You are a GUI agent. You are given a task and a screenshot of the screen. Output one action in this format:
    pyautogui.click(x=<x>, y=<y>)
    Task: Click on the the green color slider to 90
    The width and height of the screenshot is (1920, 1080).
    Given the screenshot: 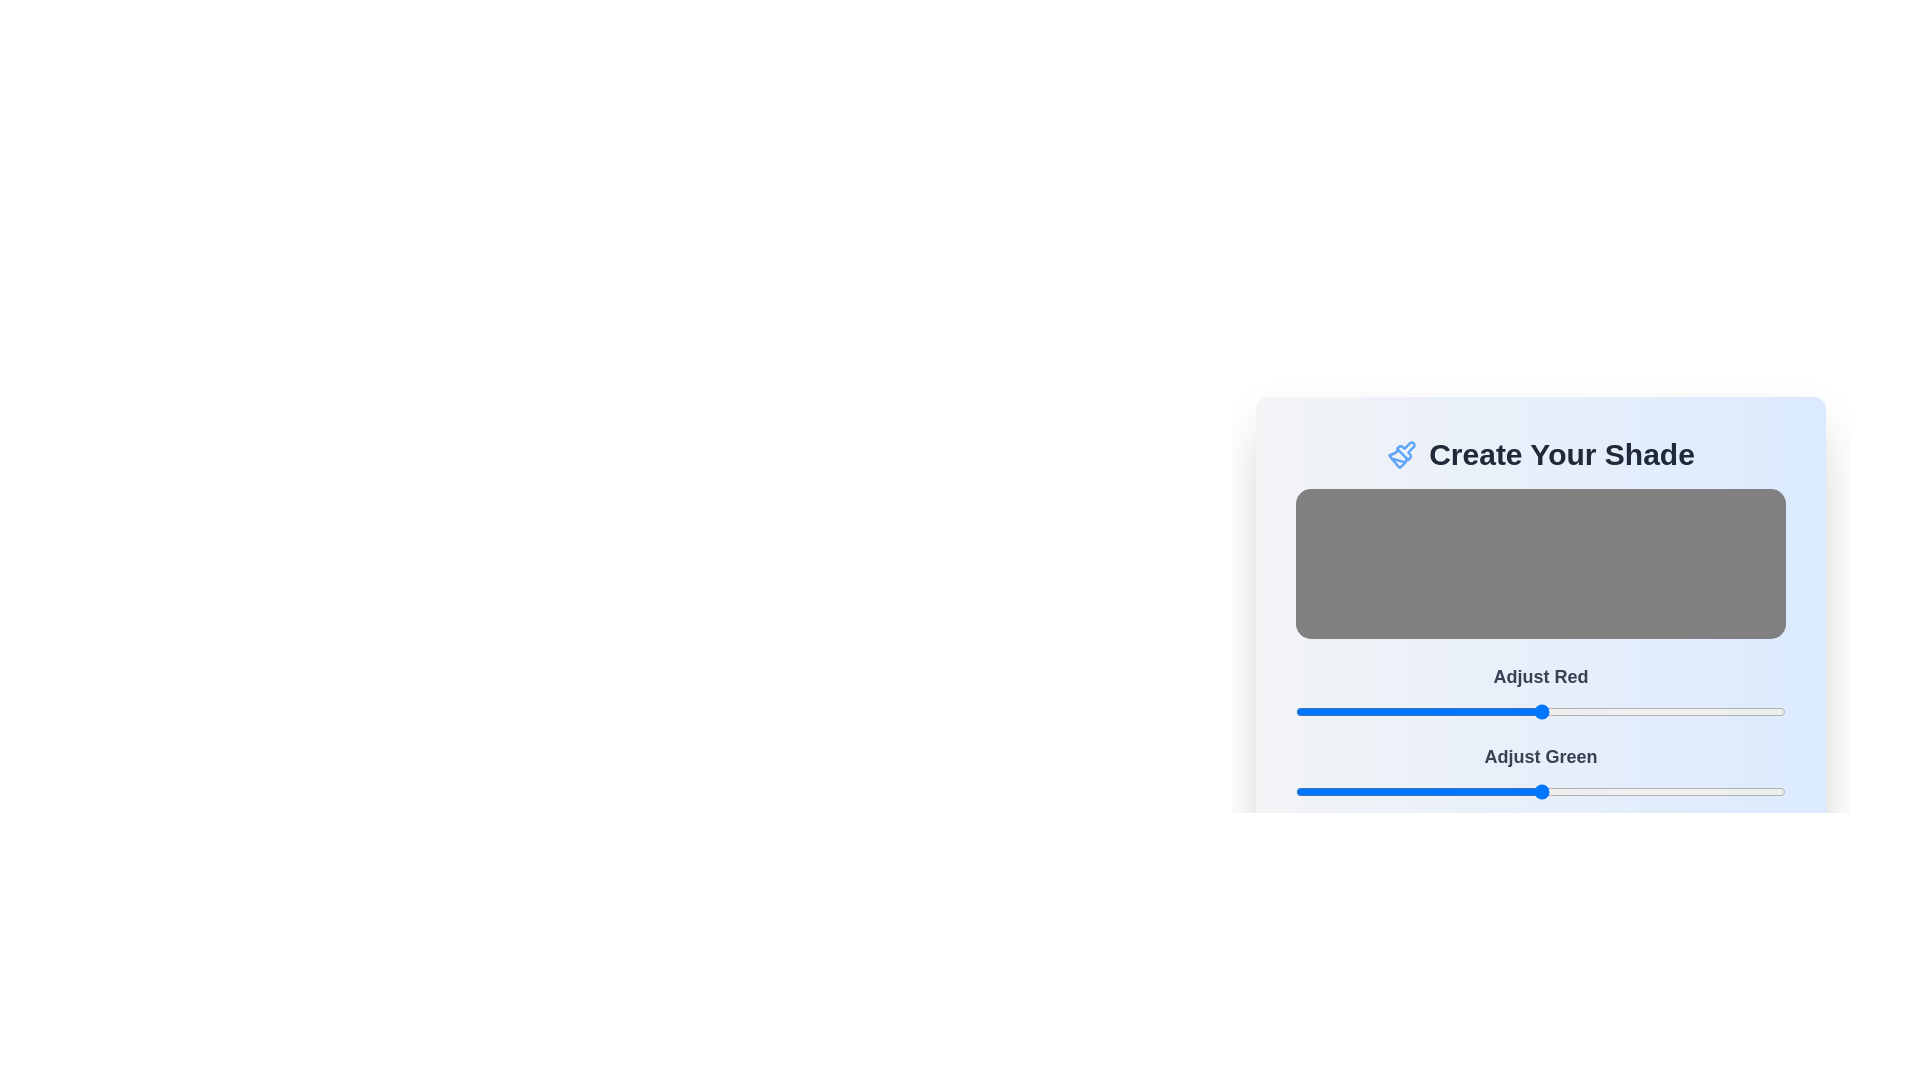 What is the action you would take?
    pyautogui.click(x=1468, y=790)
    